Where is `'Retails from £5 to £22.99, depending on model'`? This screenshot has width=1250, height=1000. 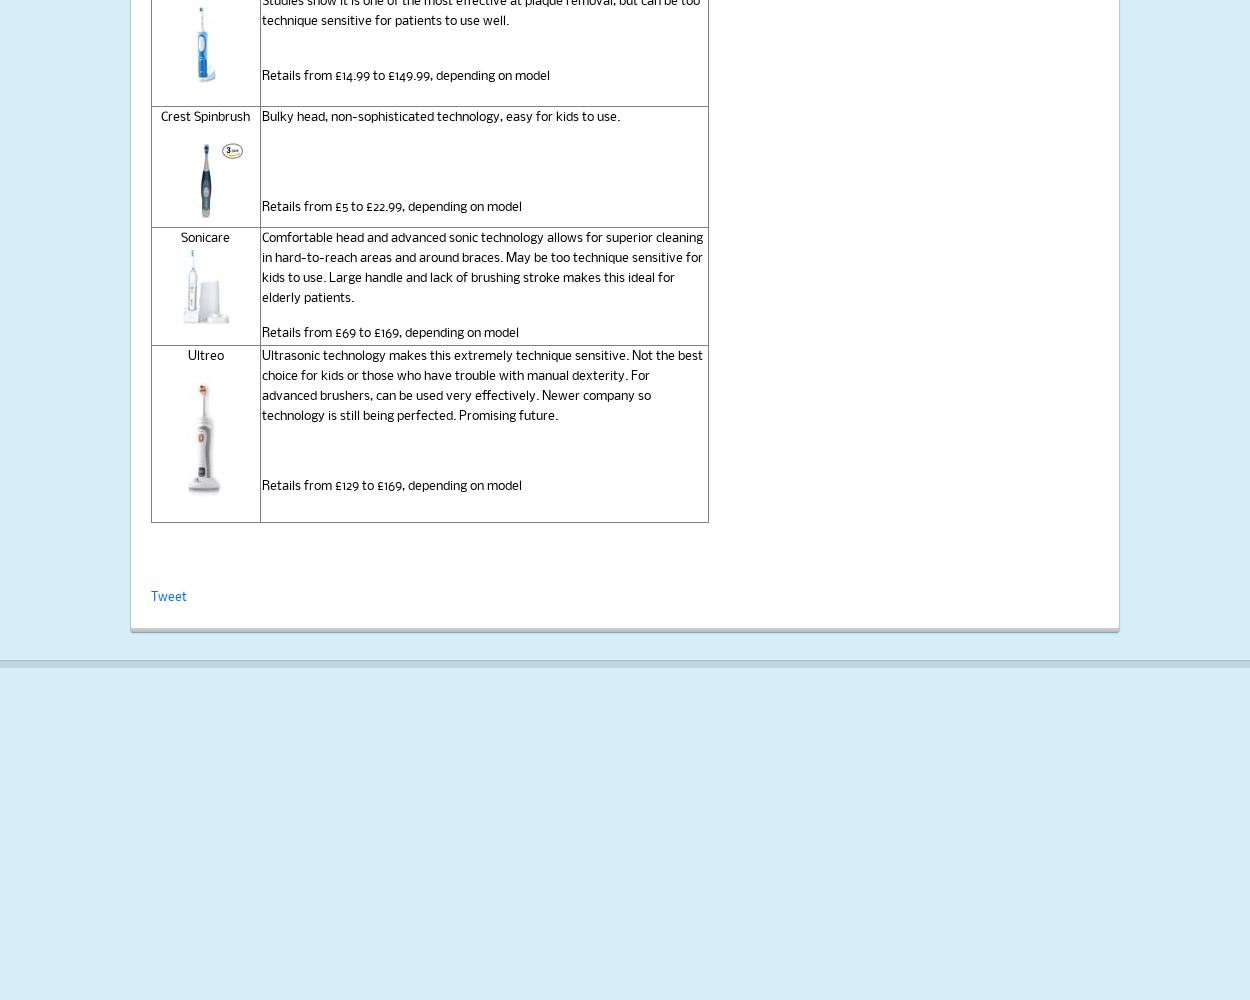 'Retails from £5 to £22.99, depending on model' is located at coordinates (391, 206).